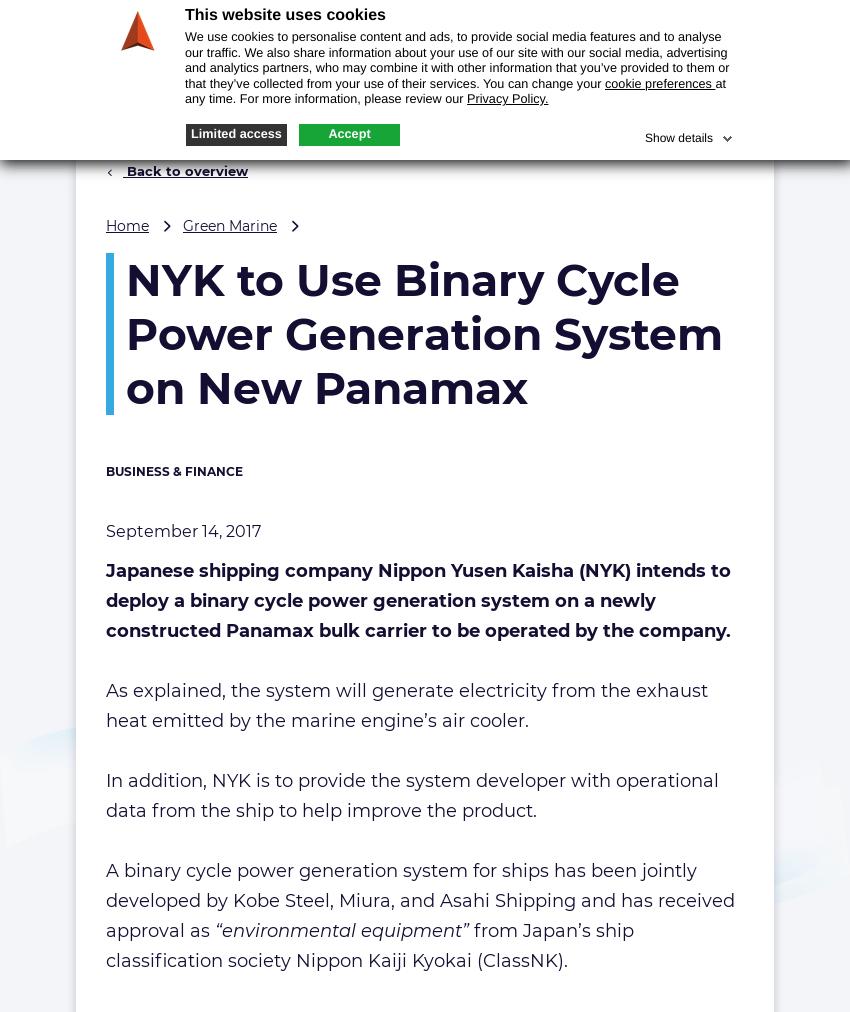 This screenshot has width=850, height=1012. Describe the element at coordinates (716, 18) in the screenshot. I see `'Account'` at that location.